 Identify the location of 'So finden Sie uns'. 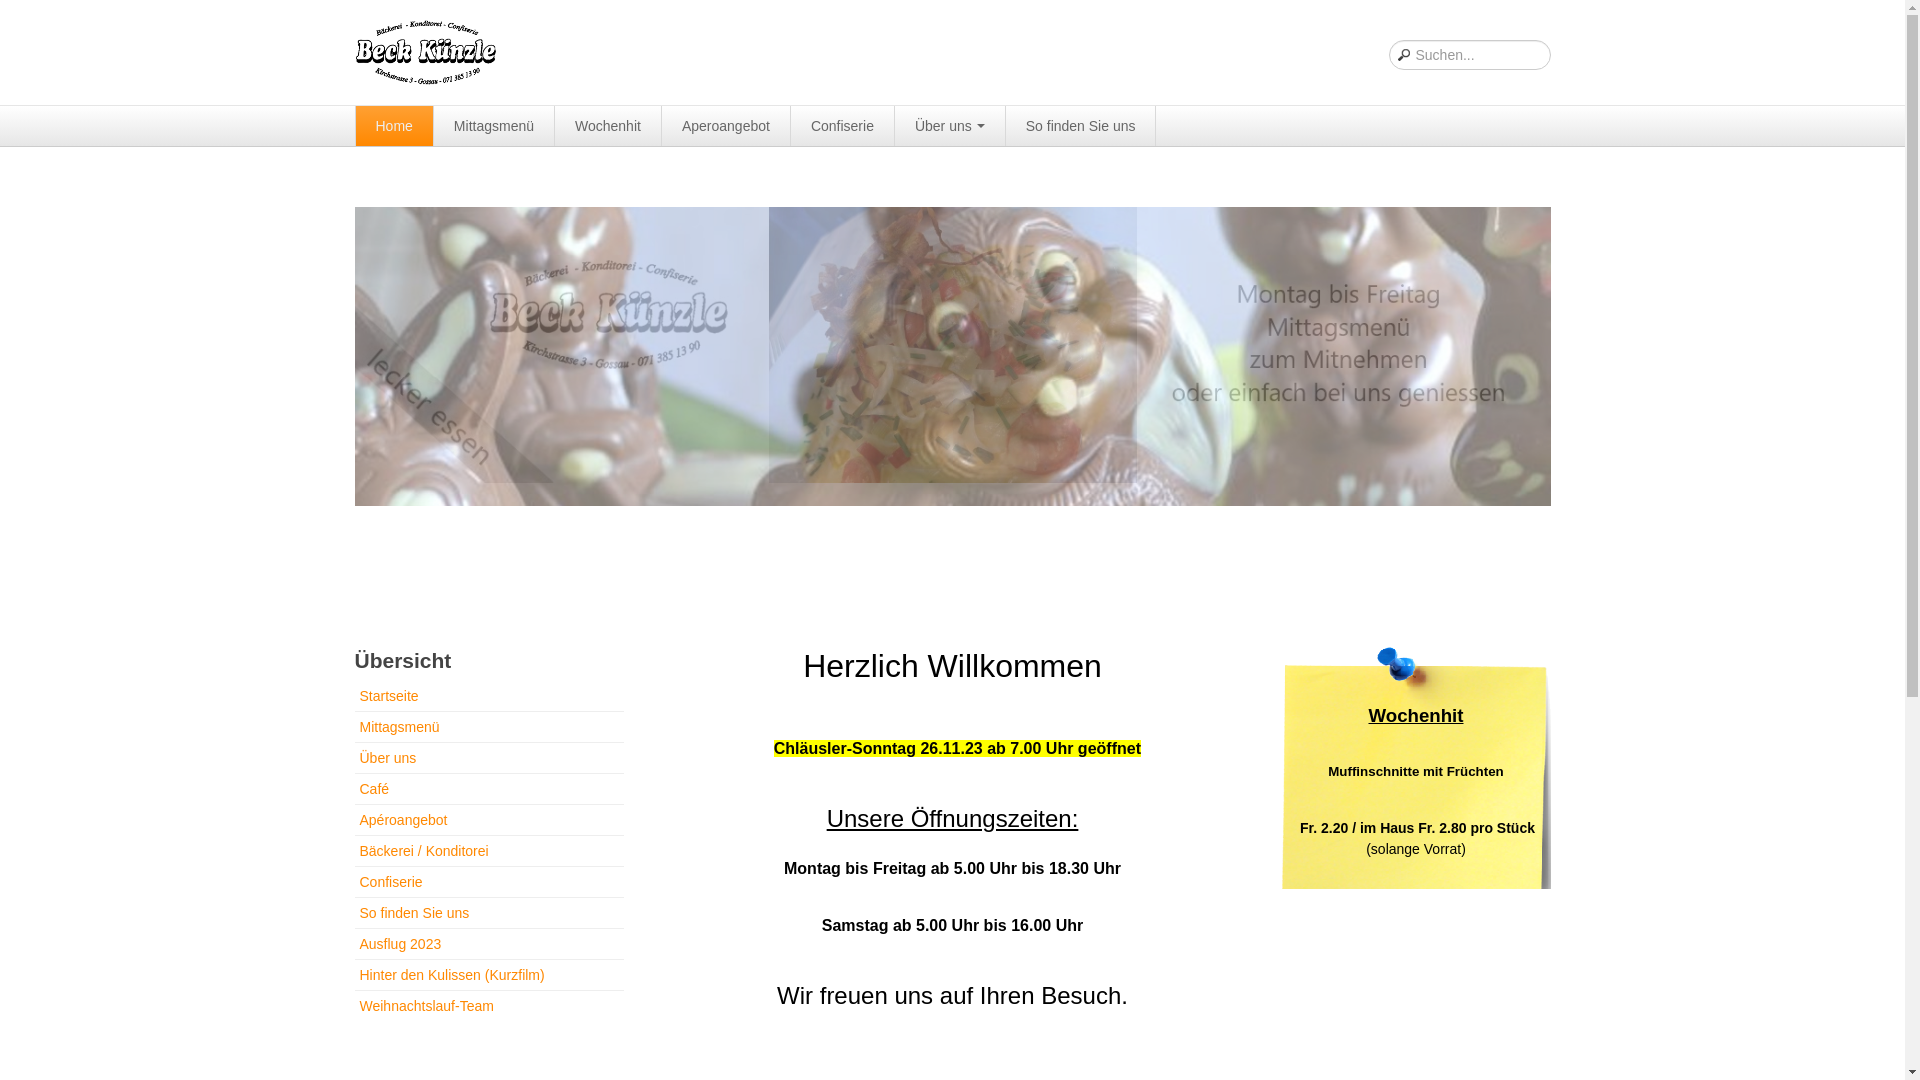
(1080, 126).